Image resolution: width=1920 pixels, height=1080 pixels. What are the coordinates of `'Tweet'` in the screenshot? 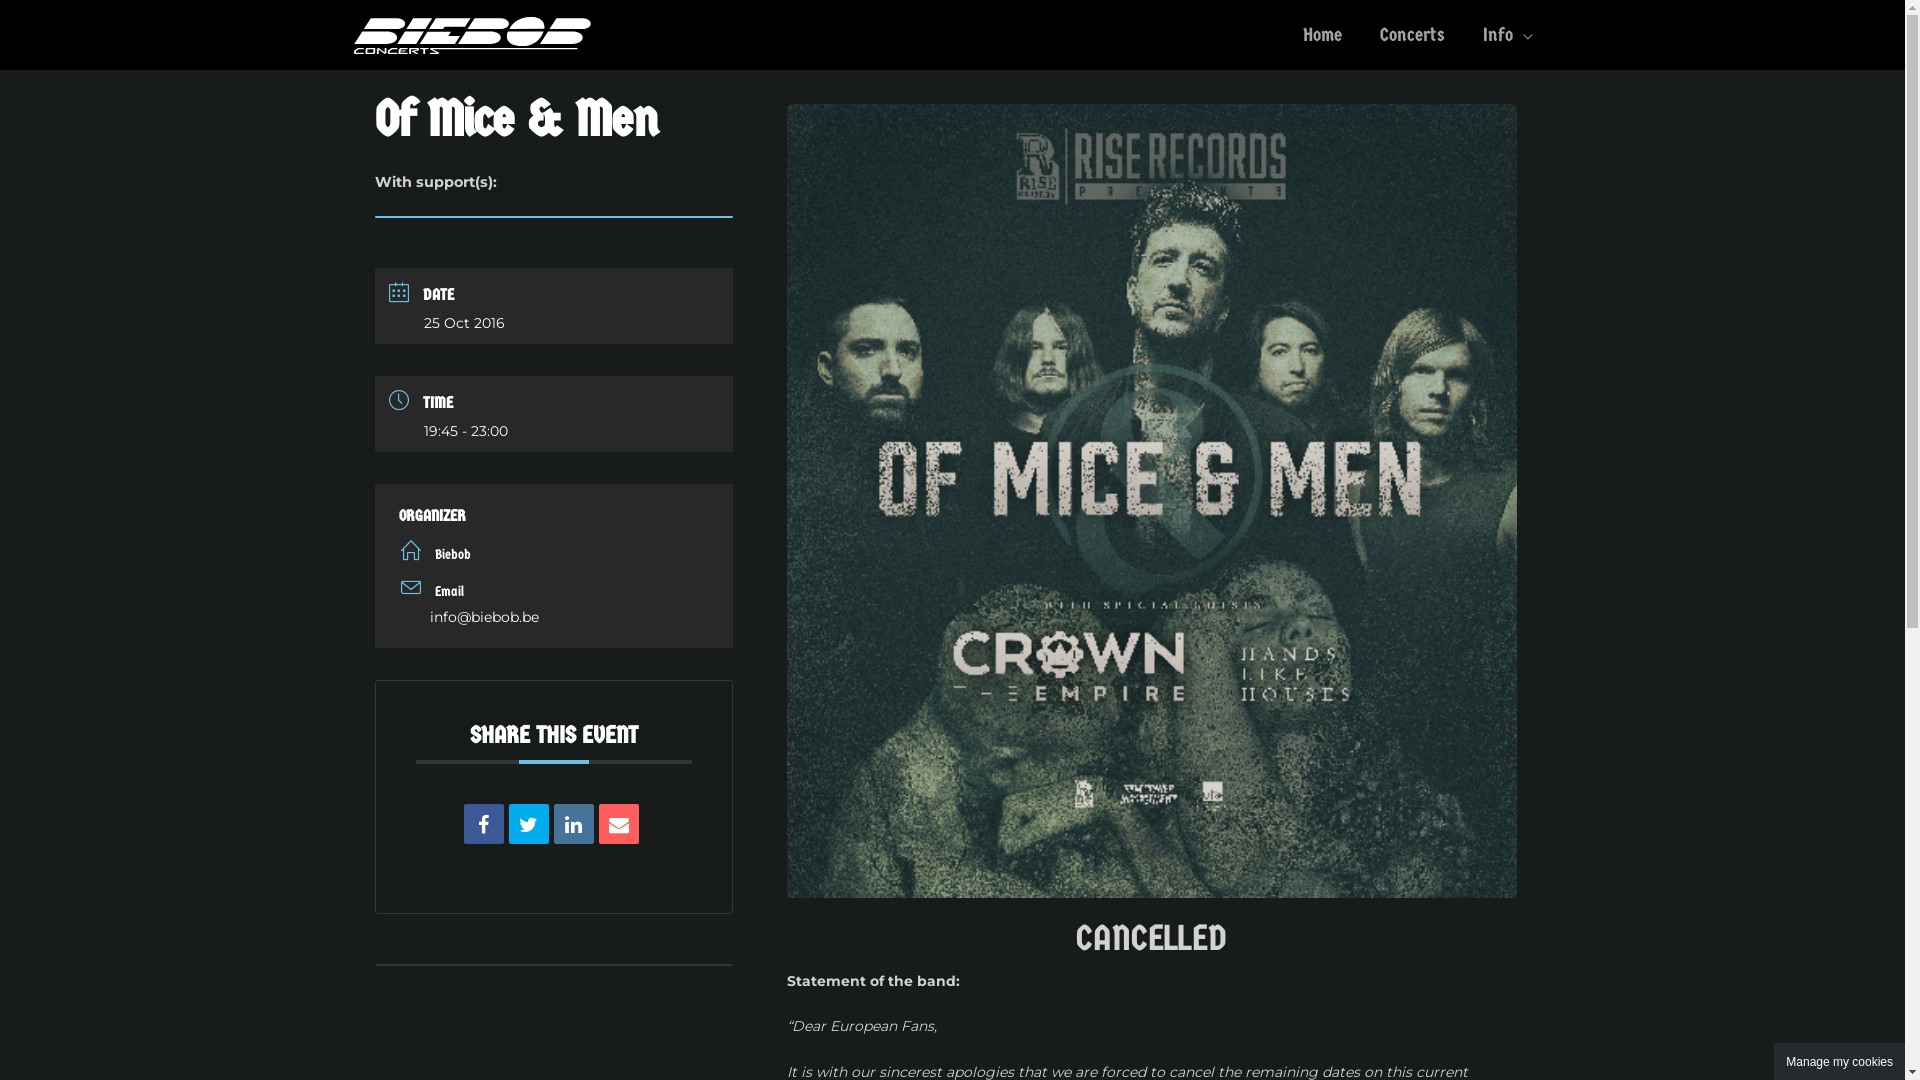 It's located at (528, 824).